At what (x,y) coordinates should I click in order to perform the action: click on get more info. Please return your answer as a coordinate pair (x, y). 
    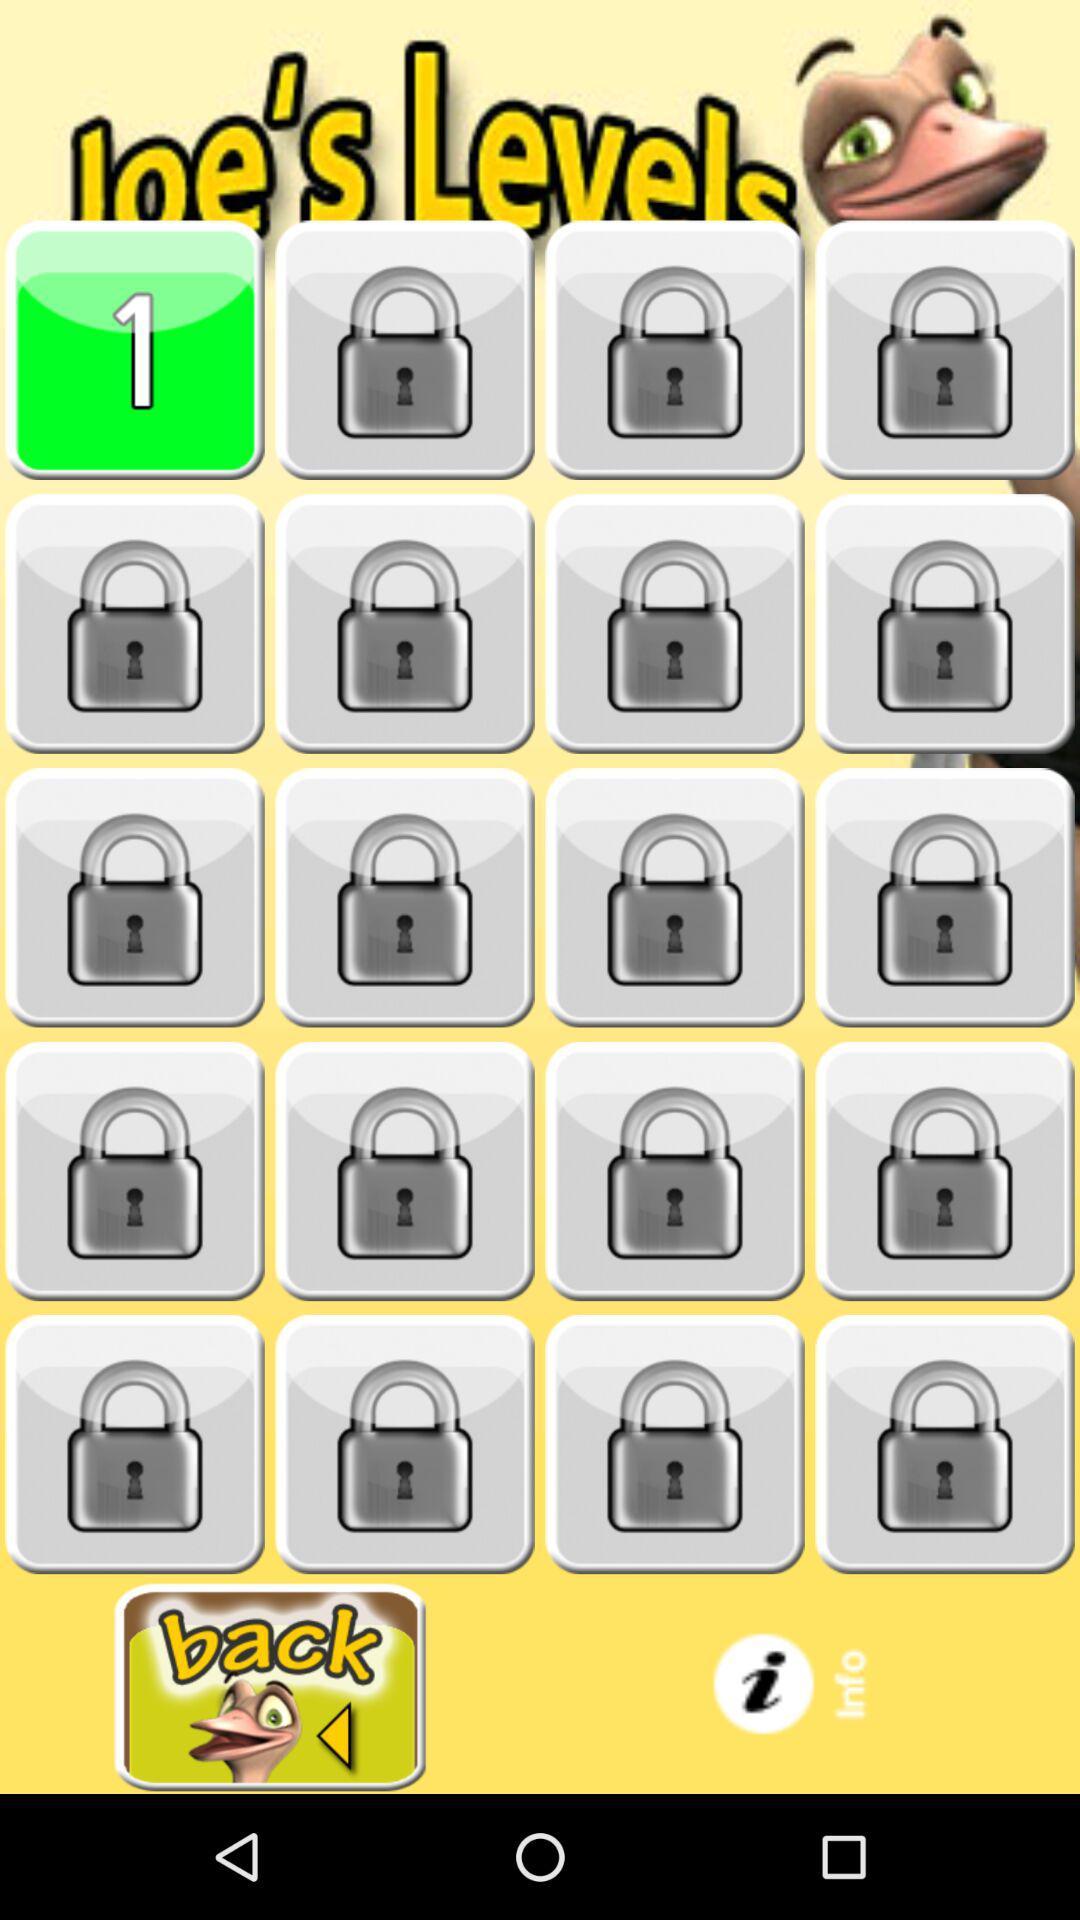
    Looking at the image, I should click on (810, 1686).